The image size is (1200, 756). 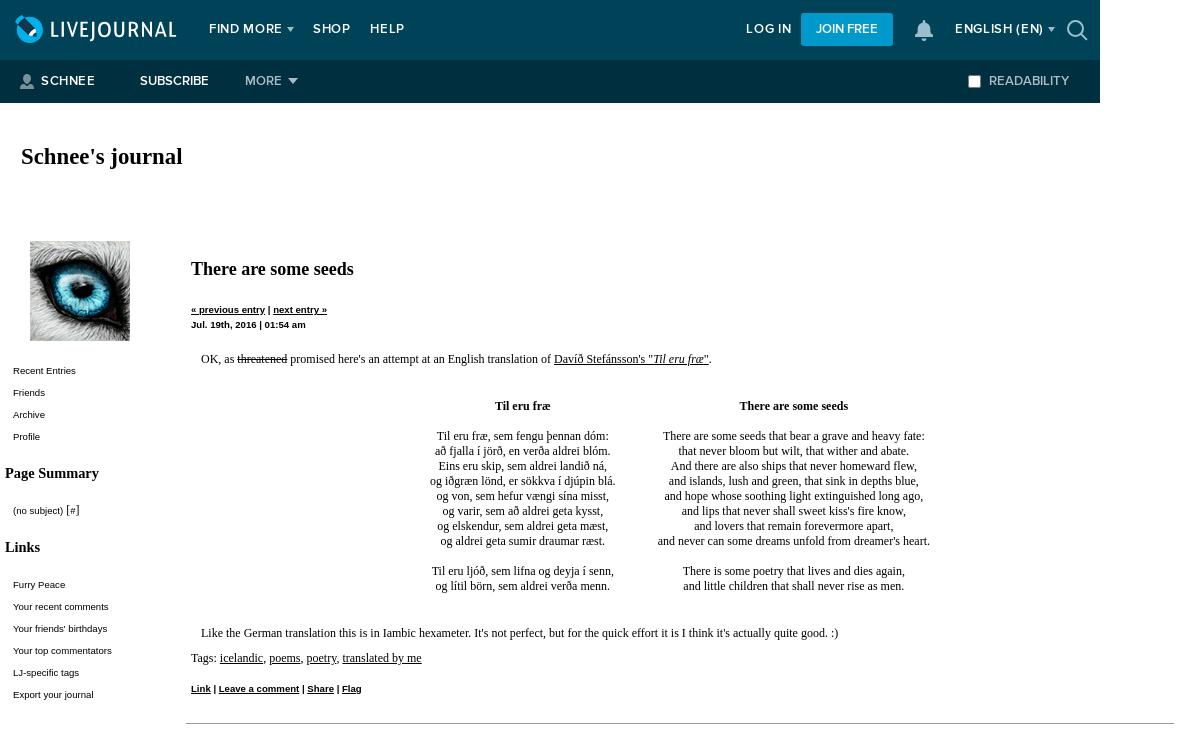 I want to click on 'Archive', so click(x=12, y=413).